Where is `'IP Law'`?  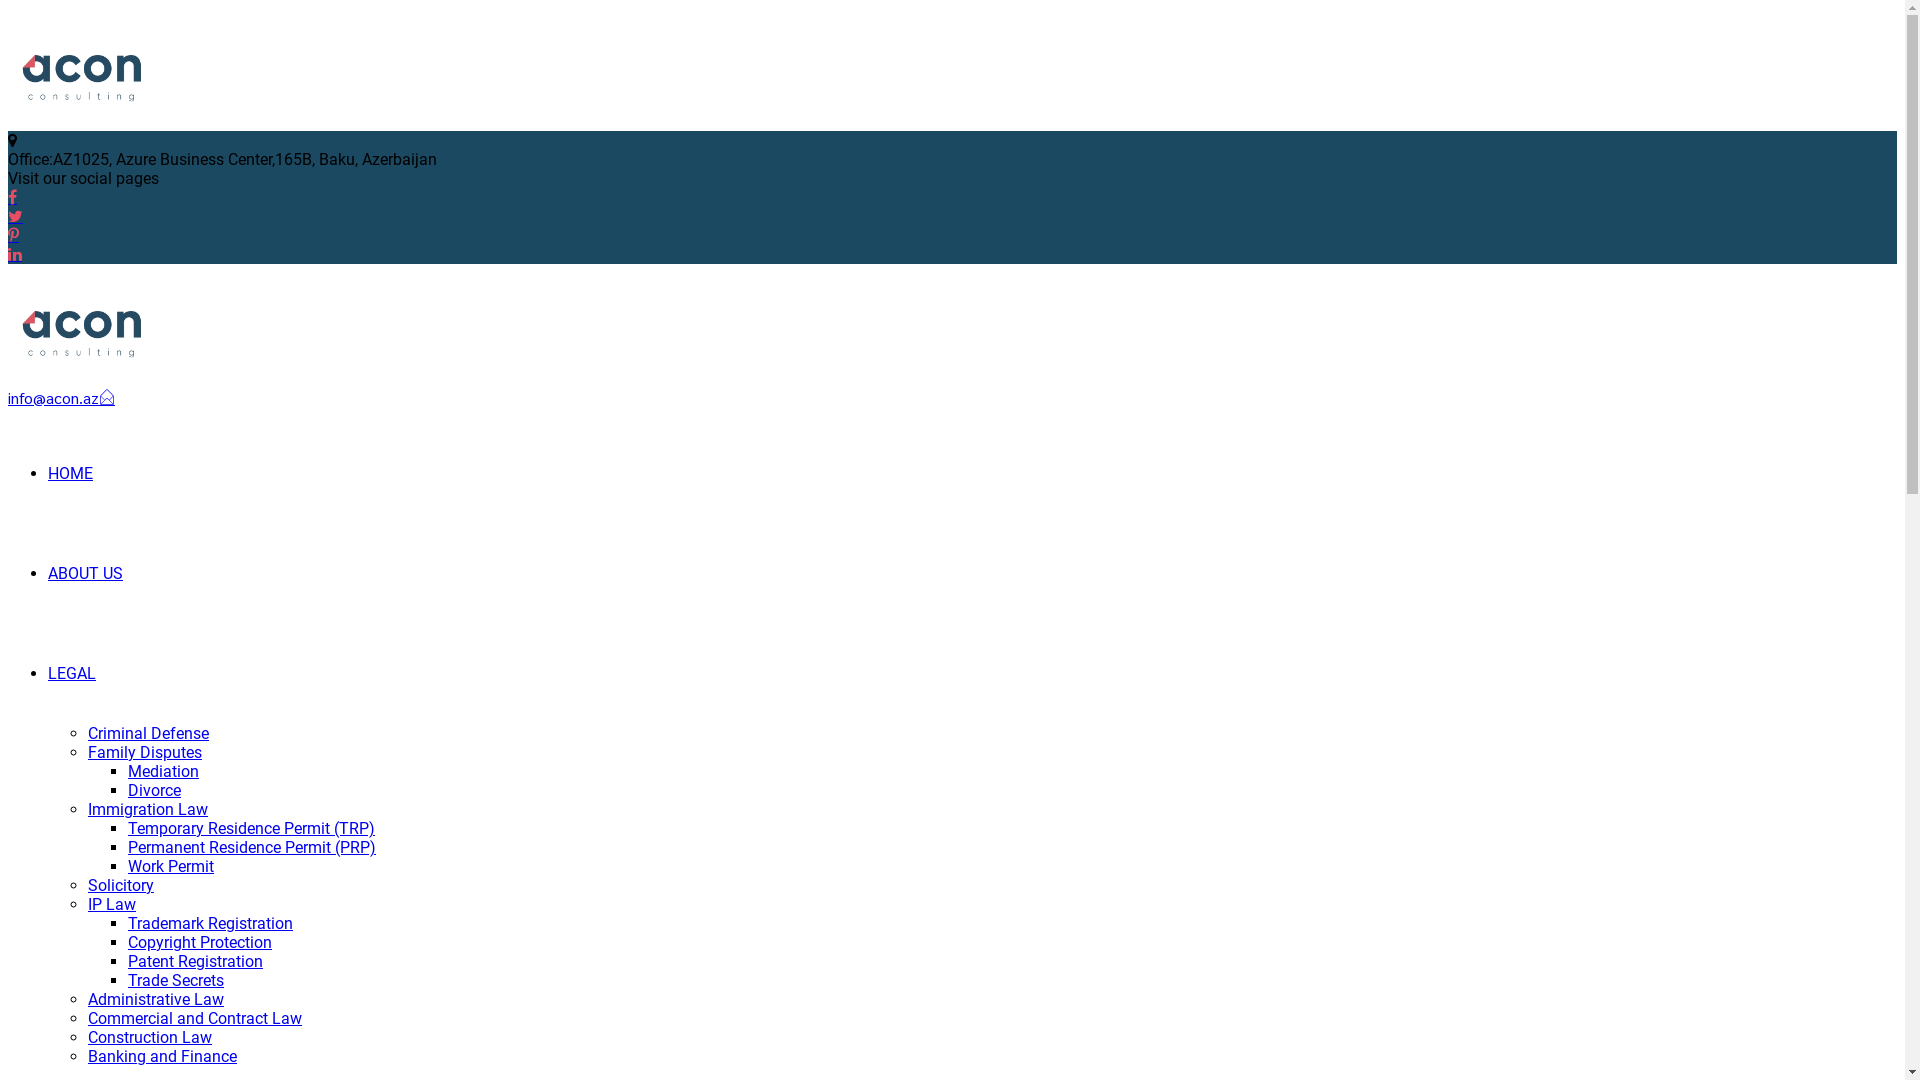
'IP Law' is located at coordinates (110, 904).